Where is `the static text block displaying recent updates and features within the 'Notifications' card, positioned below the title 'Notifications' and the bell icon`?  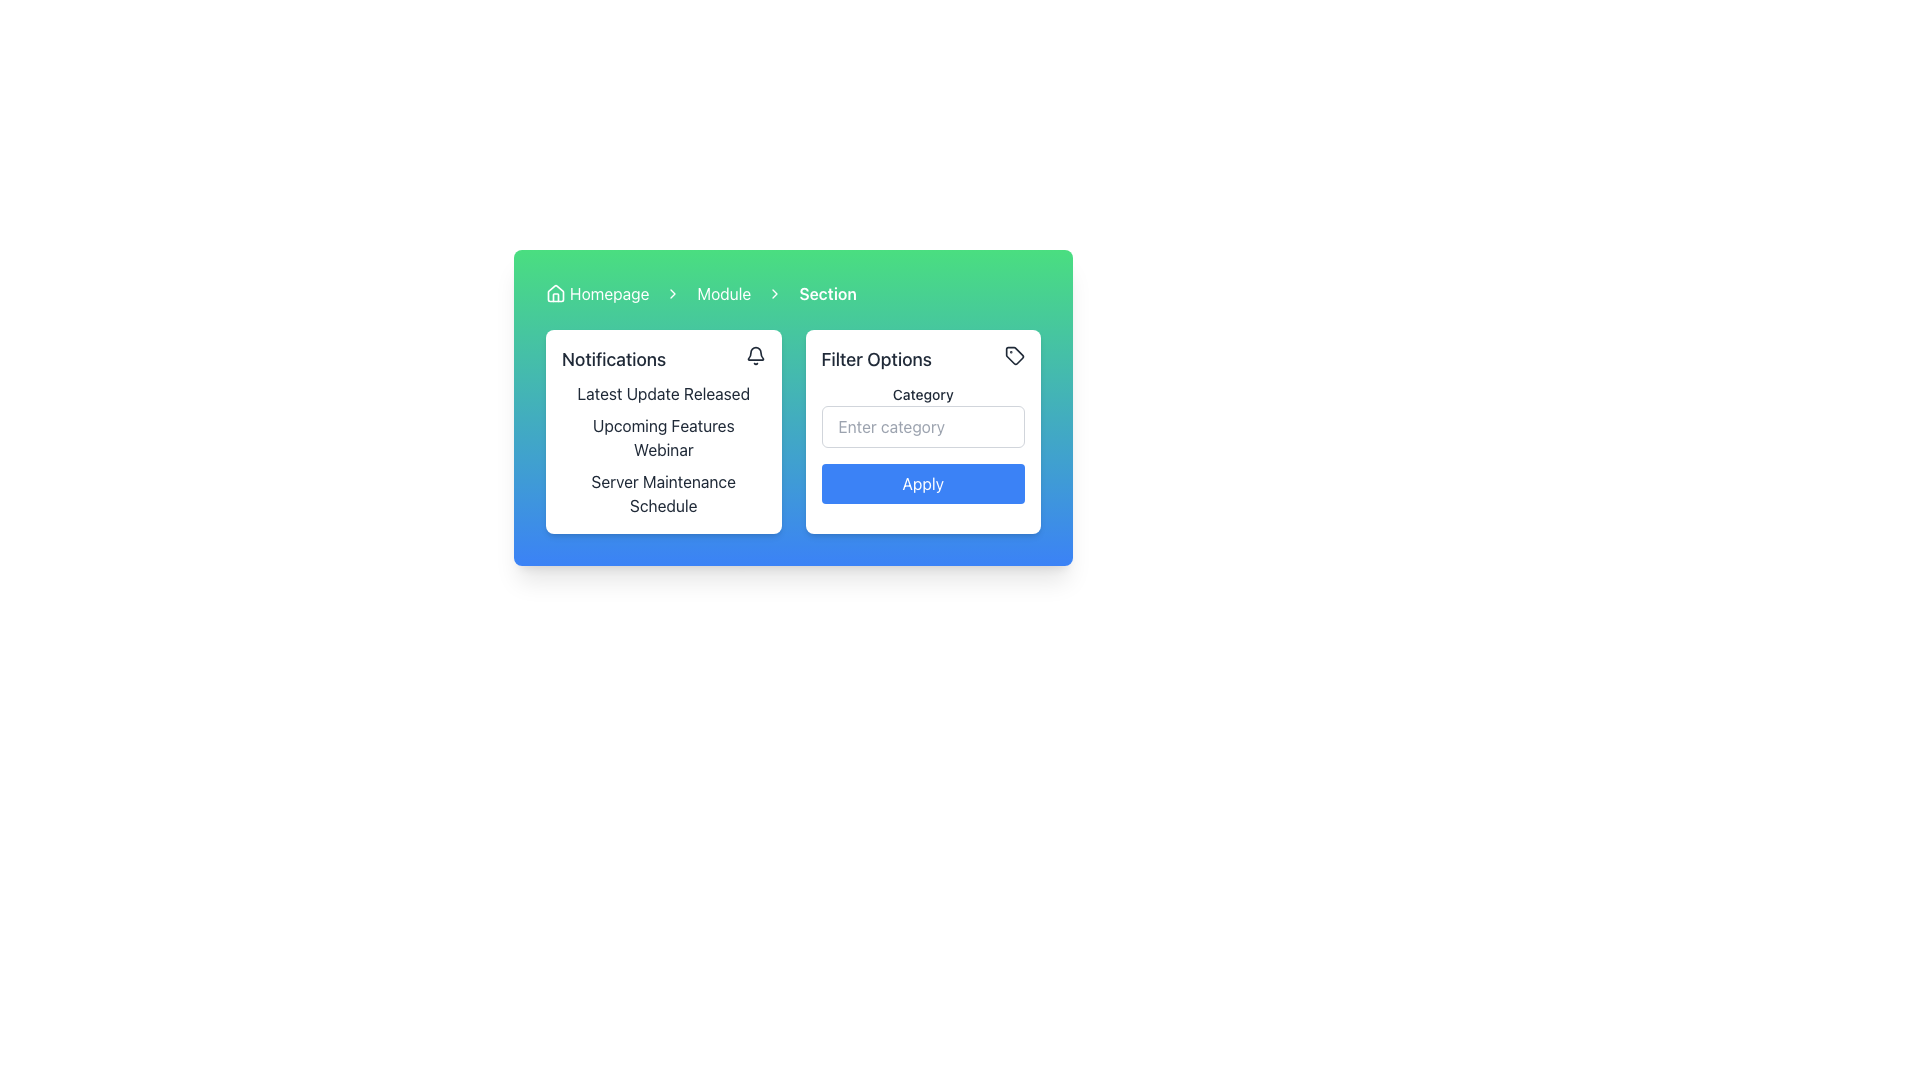
the static text block displaying recent updates and features within the 'Notifications' card, positioned below the title 'Notifications' and the bell icon is located at coordinates (663, 450).